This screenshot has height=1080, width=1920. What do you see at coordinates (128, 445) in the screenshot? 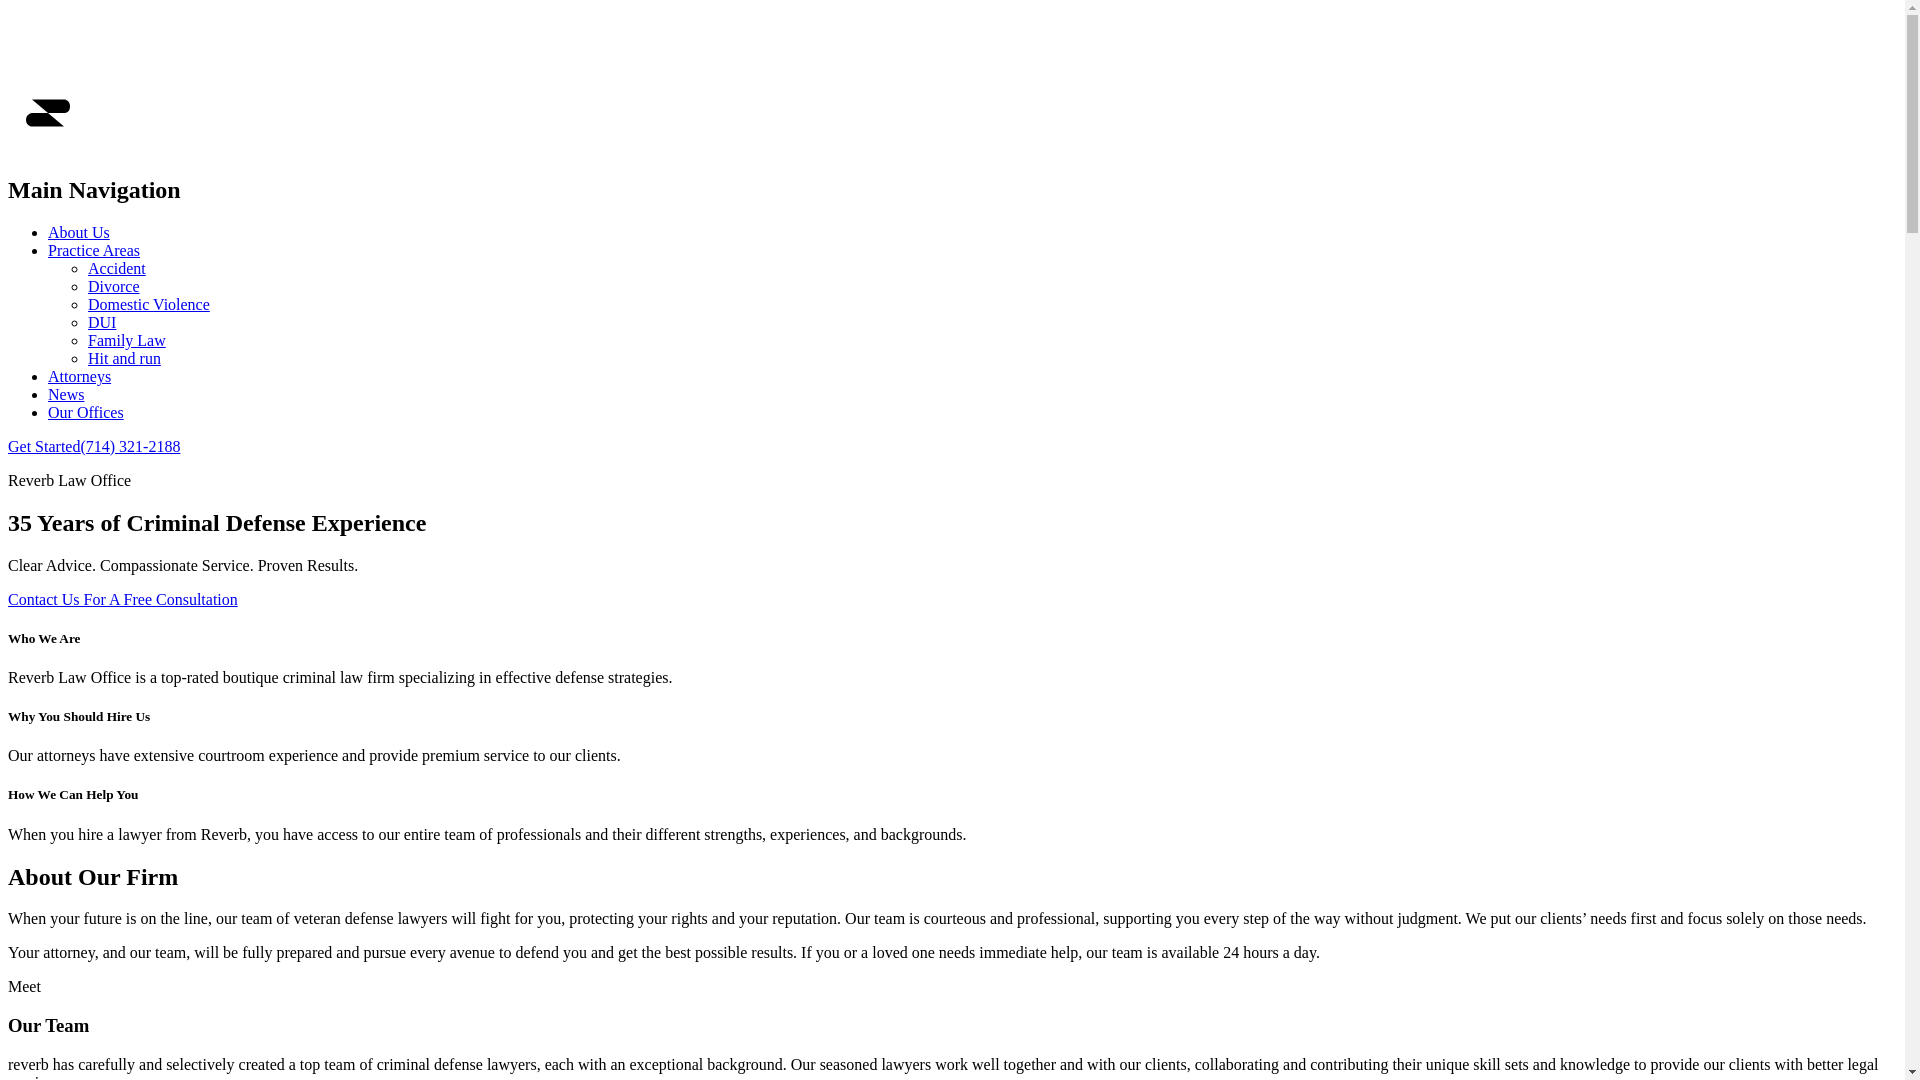
I see `'(714) 321-2188'` at bounding box center [128, 445].